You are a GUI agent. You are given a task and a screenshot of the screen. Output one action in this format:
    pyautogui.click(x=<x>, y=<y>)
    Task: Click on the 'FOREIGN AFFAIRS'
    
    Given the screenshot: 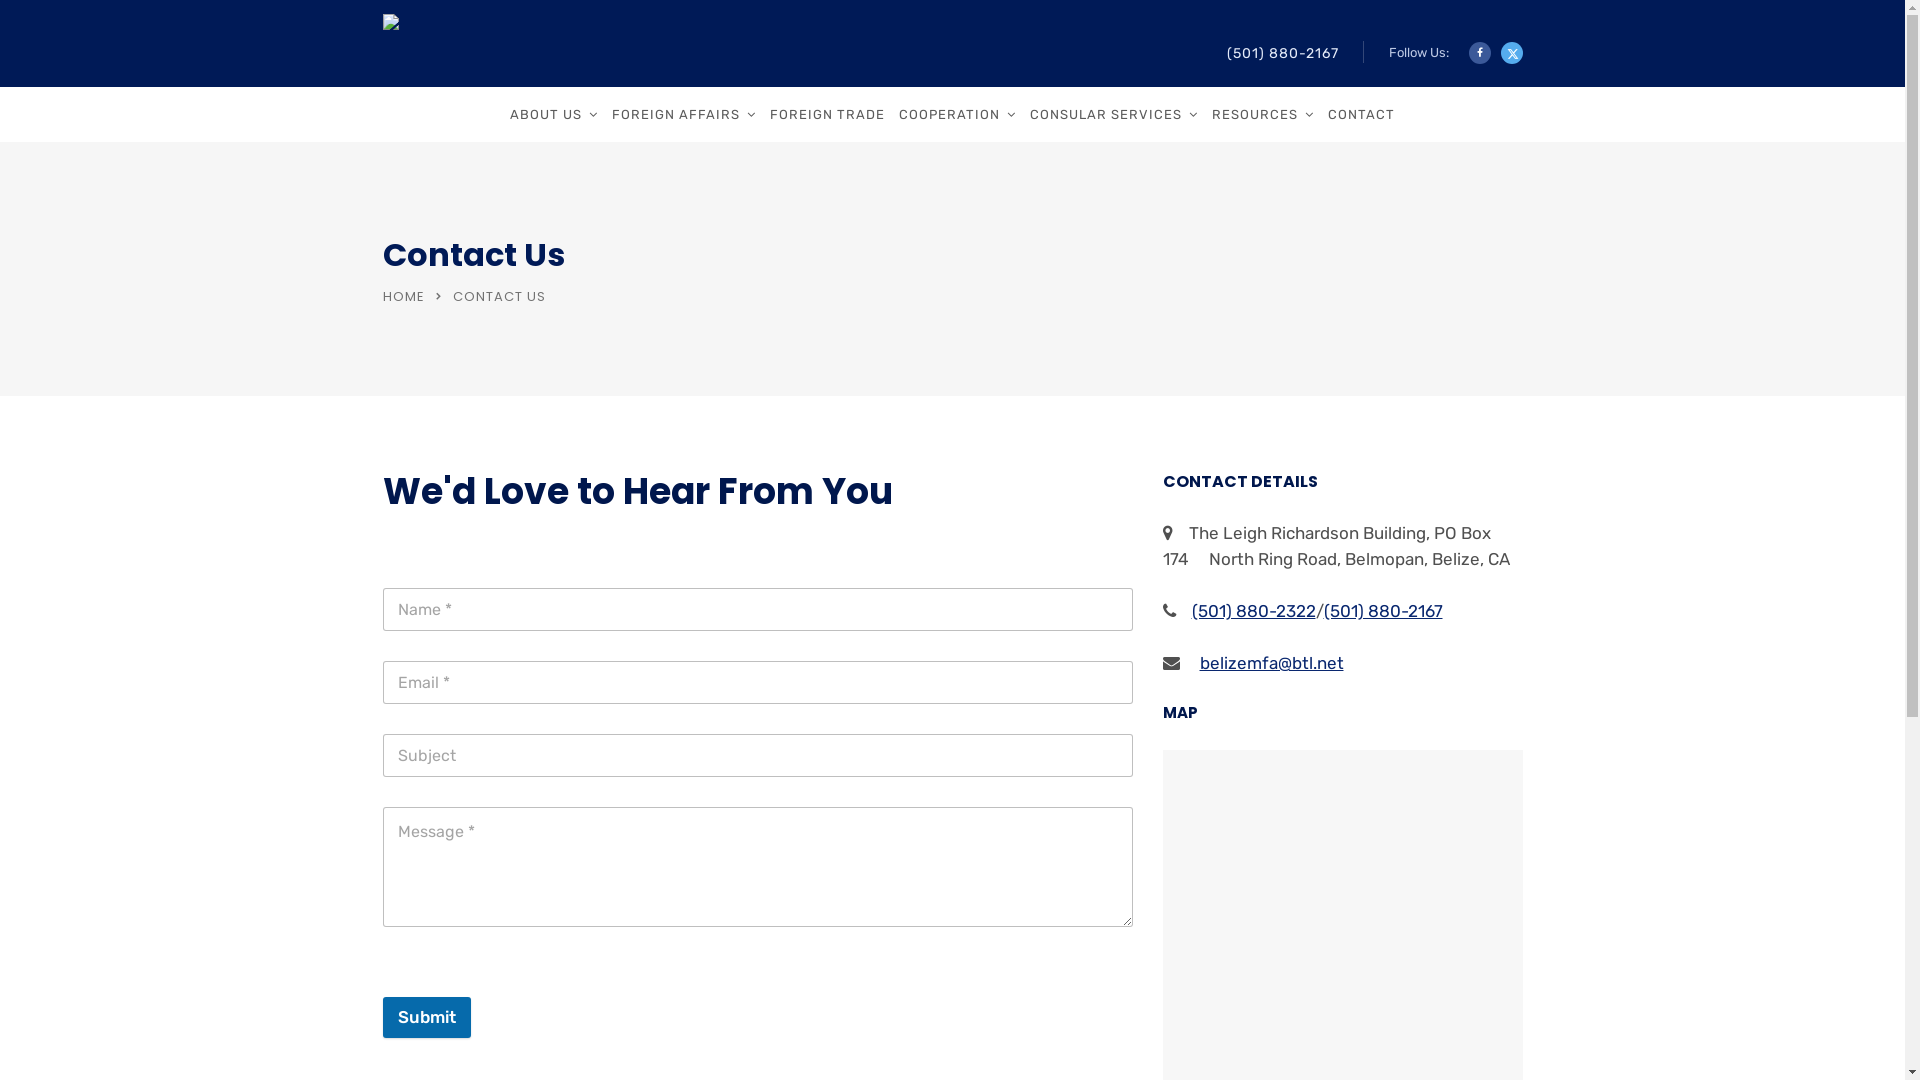 What is the action you would take?
    pyautogui.click(x=610, y=114)
    